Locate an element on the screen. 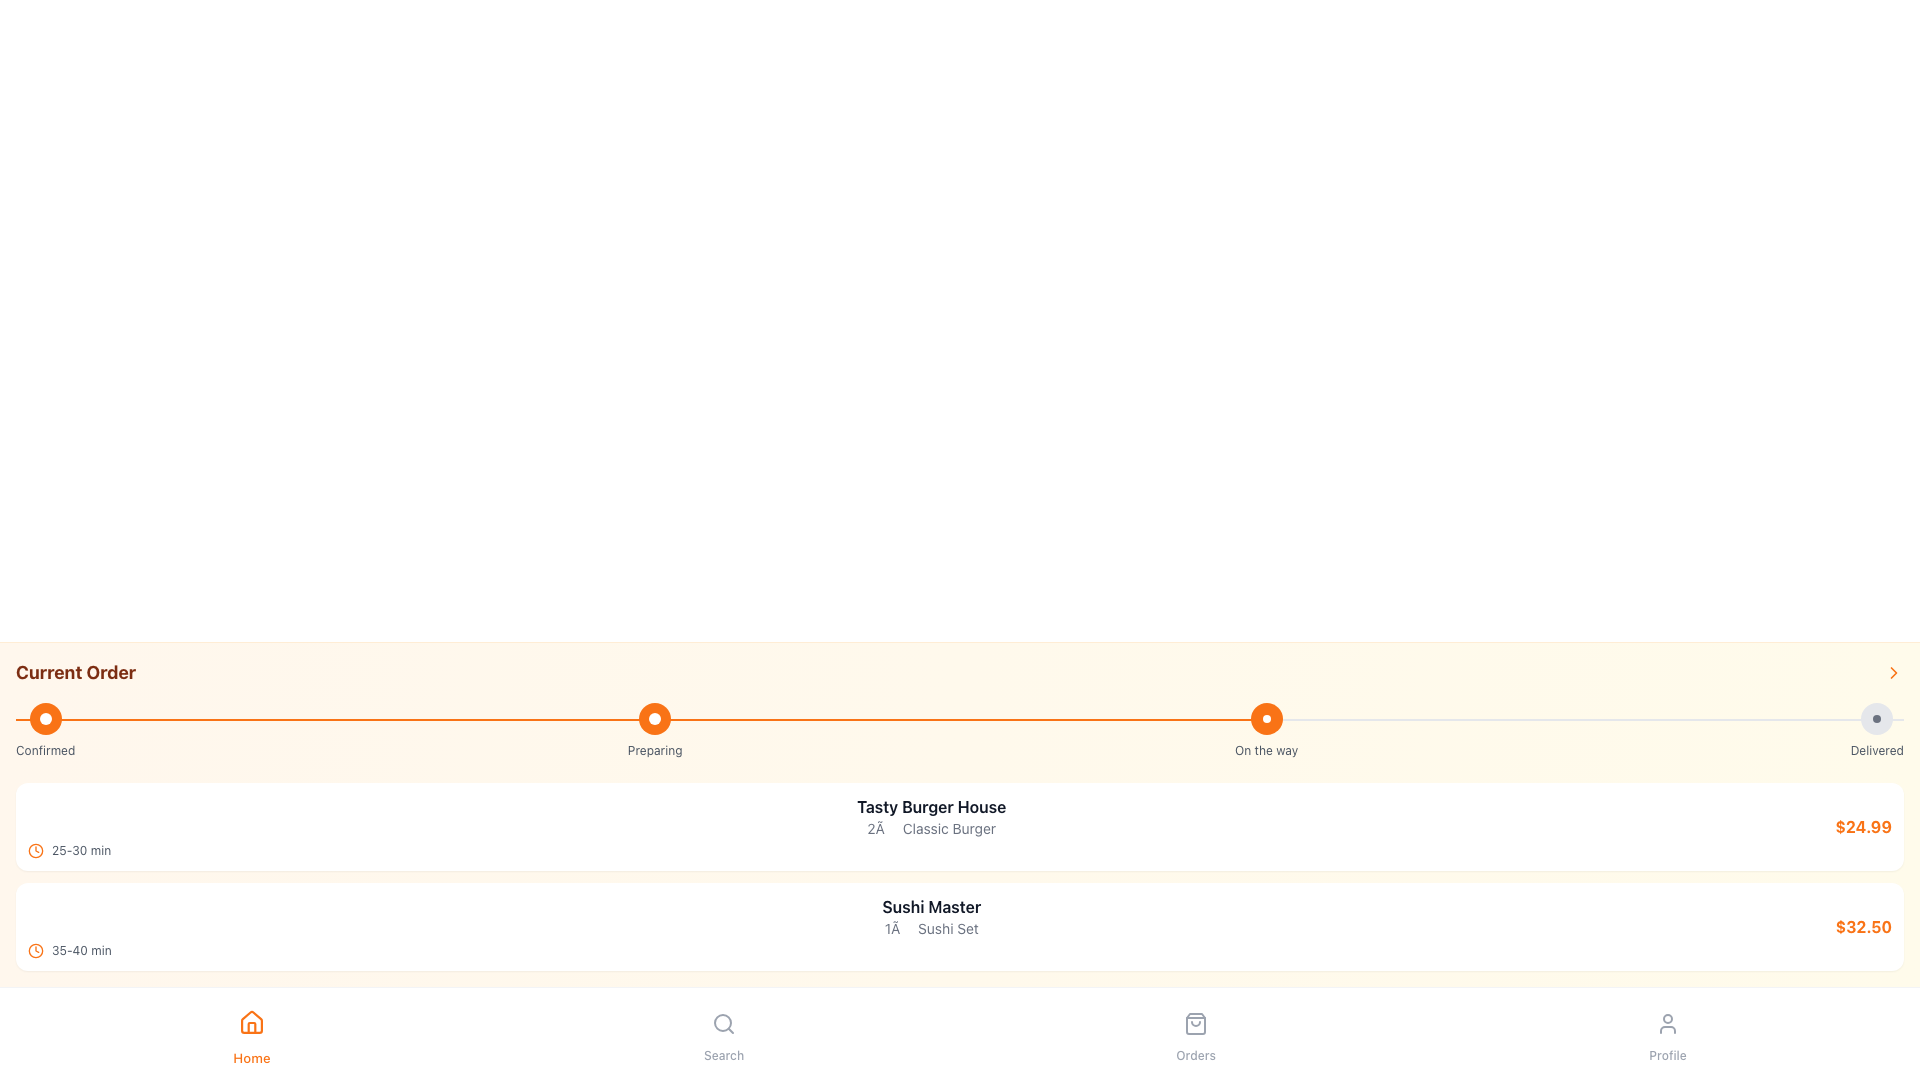 This screenshot has height=1080, width=1920. the Status indicator that shows 'On the way' in the order progress tracker, which is the third milestone in the horizontal progress bar is located at coordinates (1265, 731).